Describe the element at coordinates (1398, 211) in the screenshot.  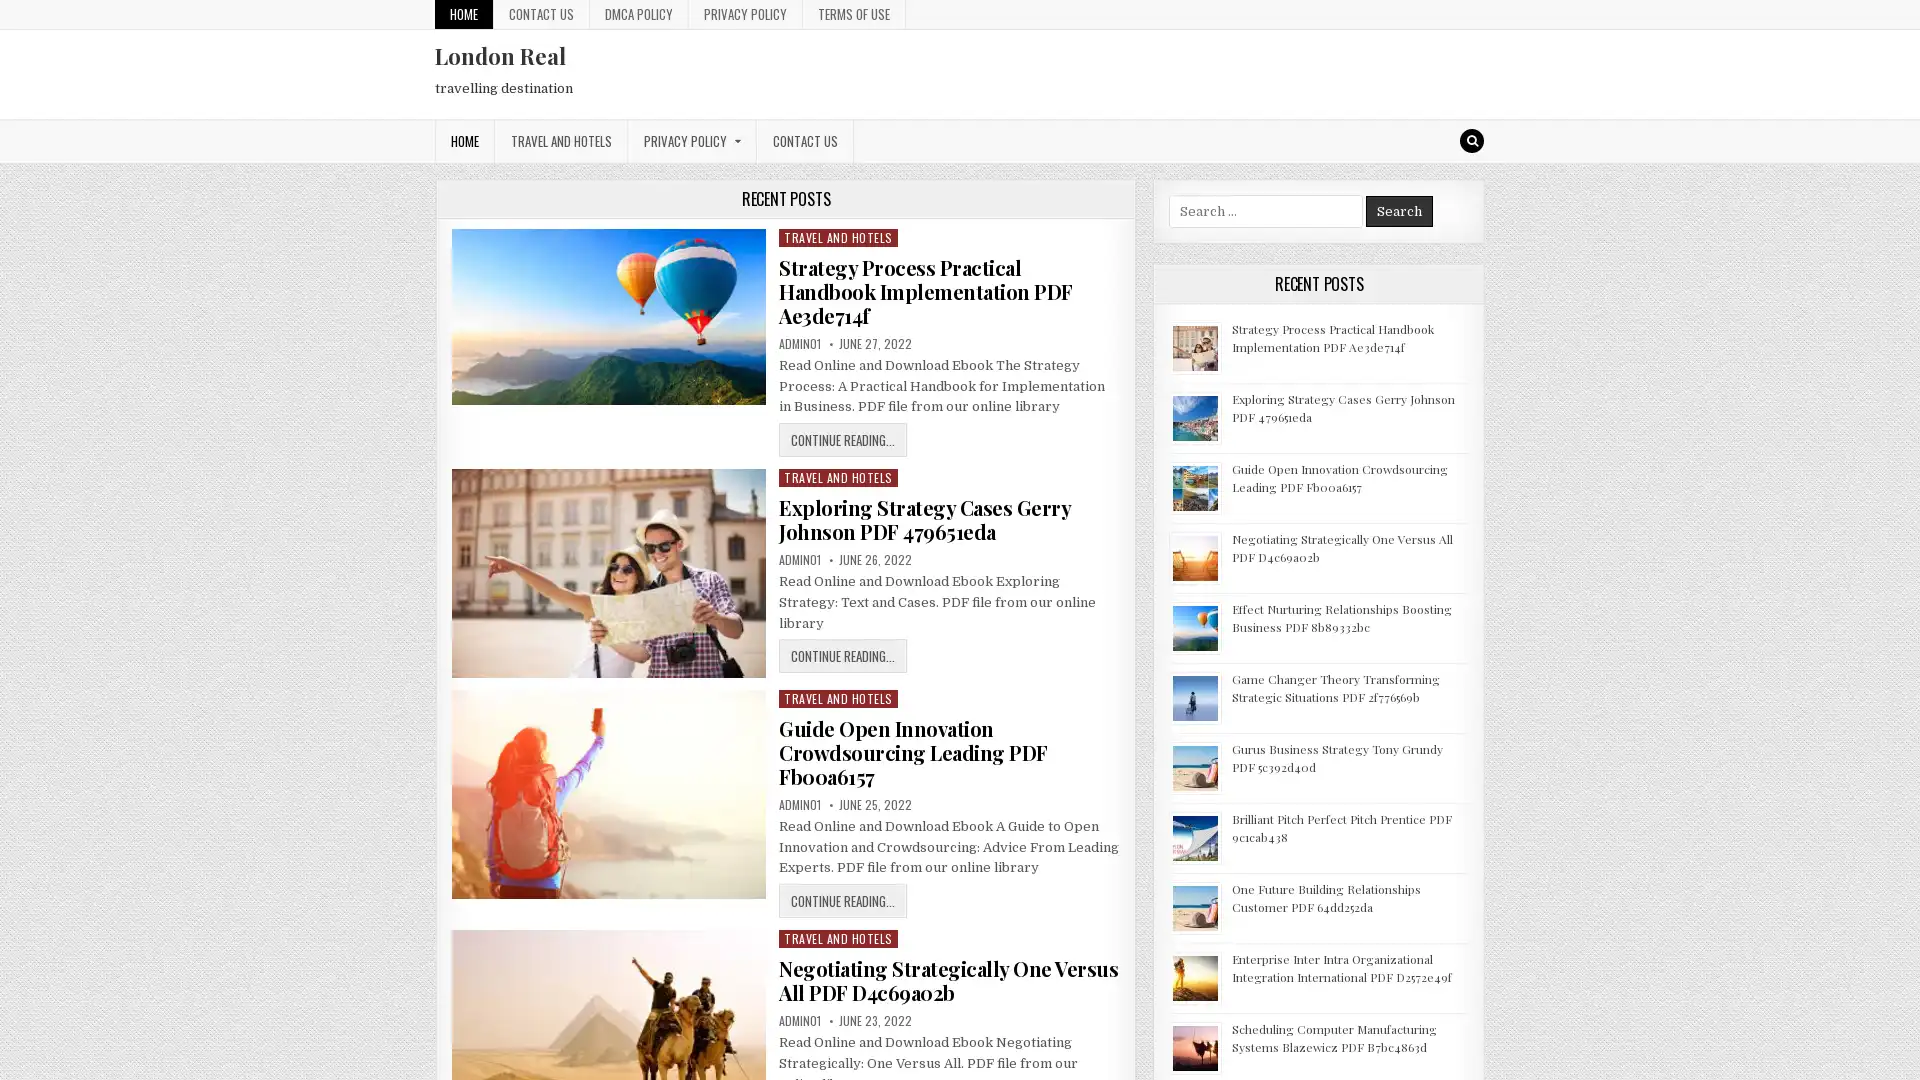
I see `Search` at that location.